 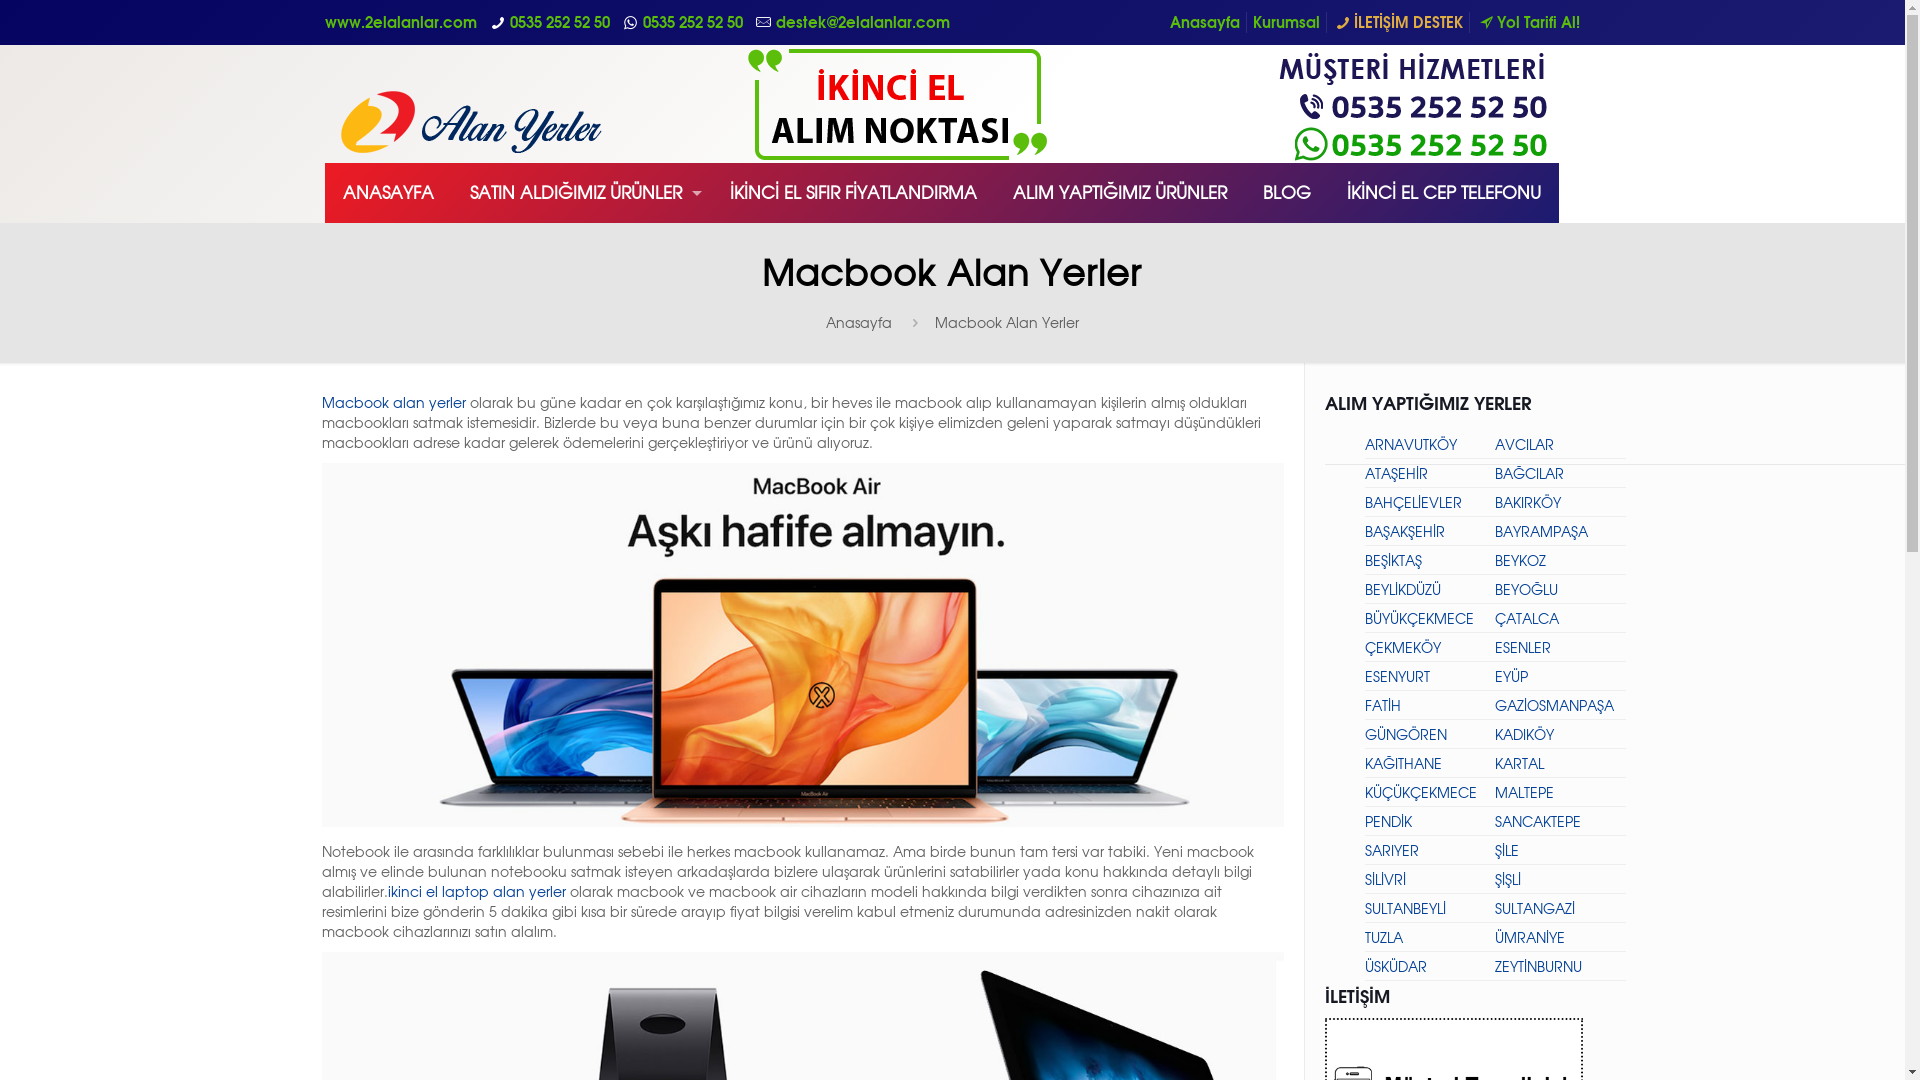 What do you see at coordinates (1362, 850) in the screenshot?
I see `'SARIYER'` at bounding box center [1362, 850].